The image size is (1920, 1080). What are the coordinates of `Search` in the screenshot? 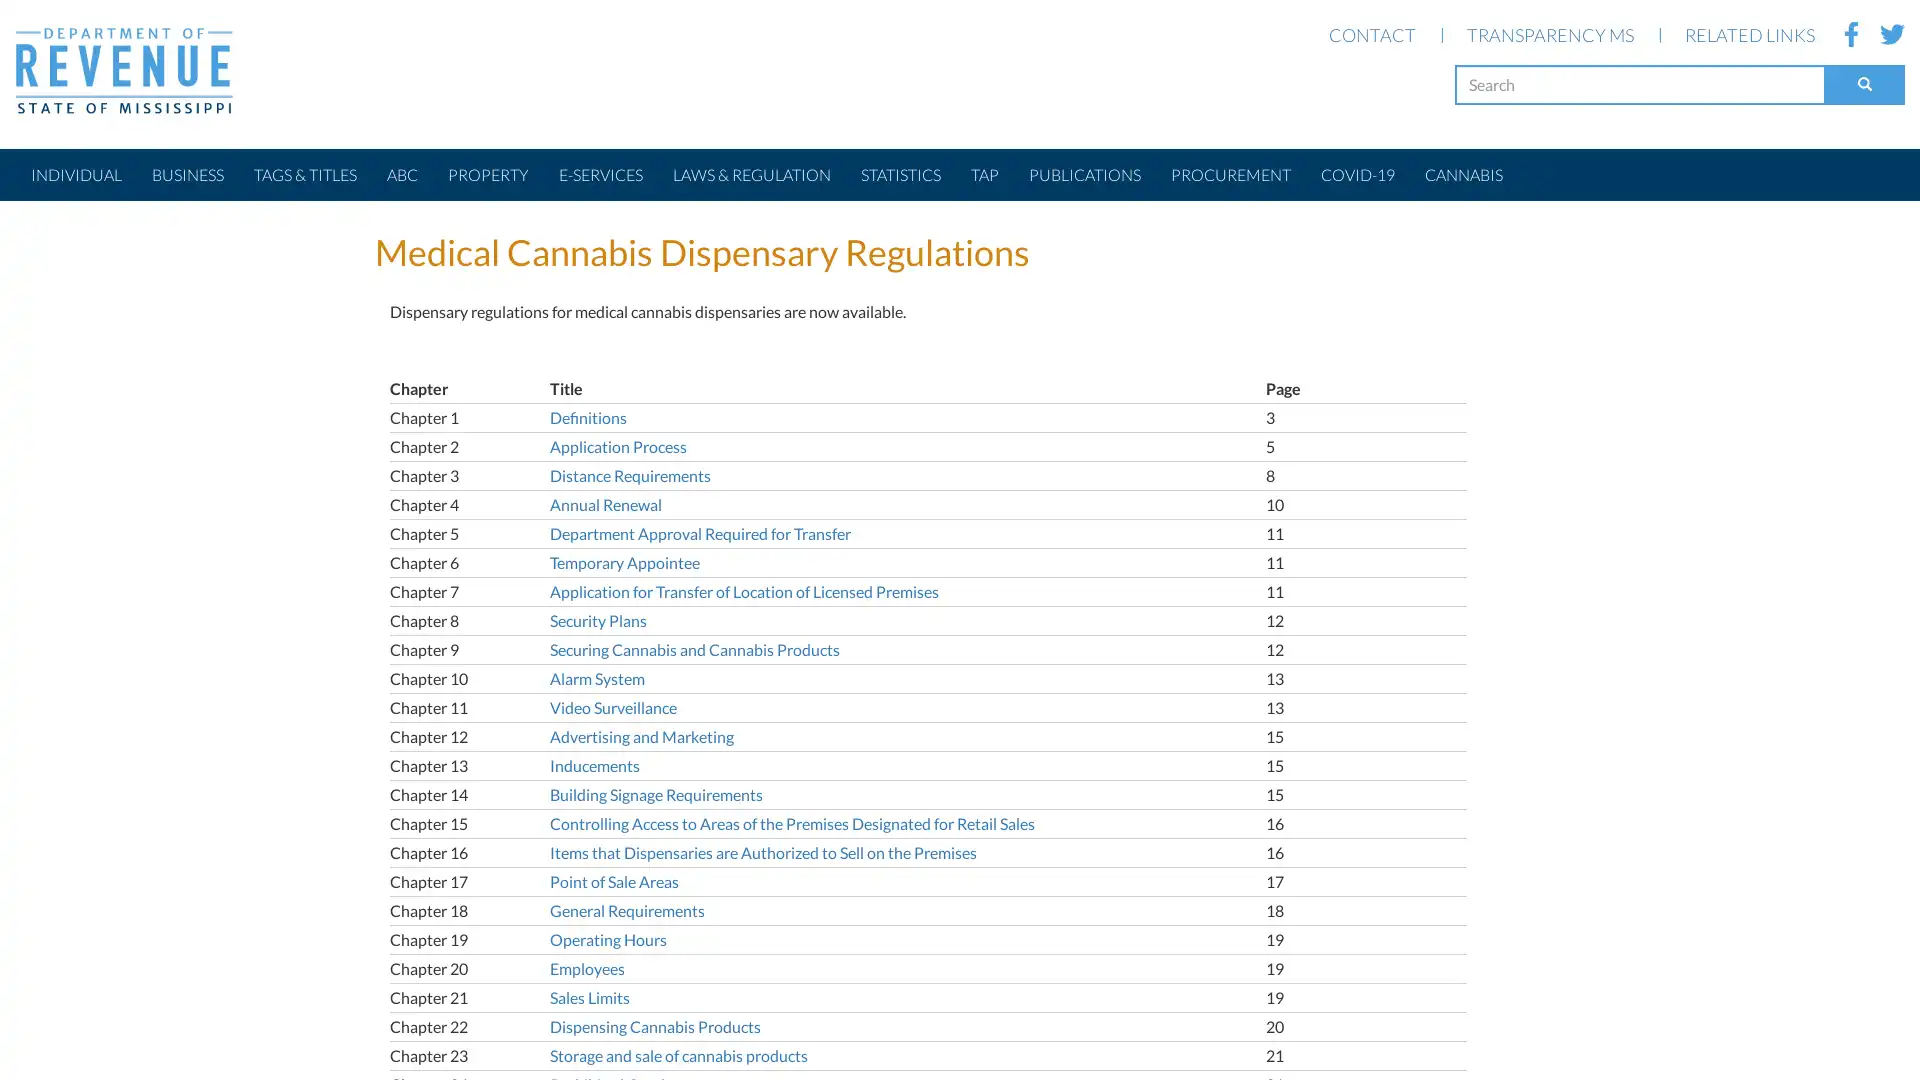 It's located at (1864, 83).